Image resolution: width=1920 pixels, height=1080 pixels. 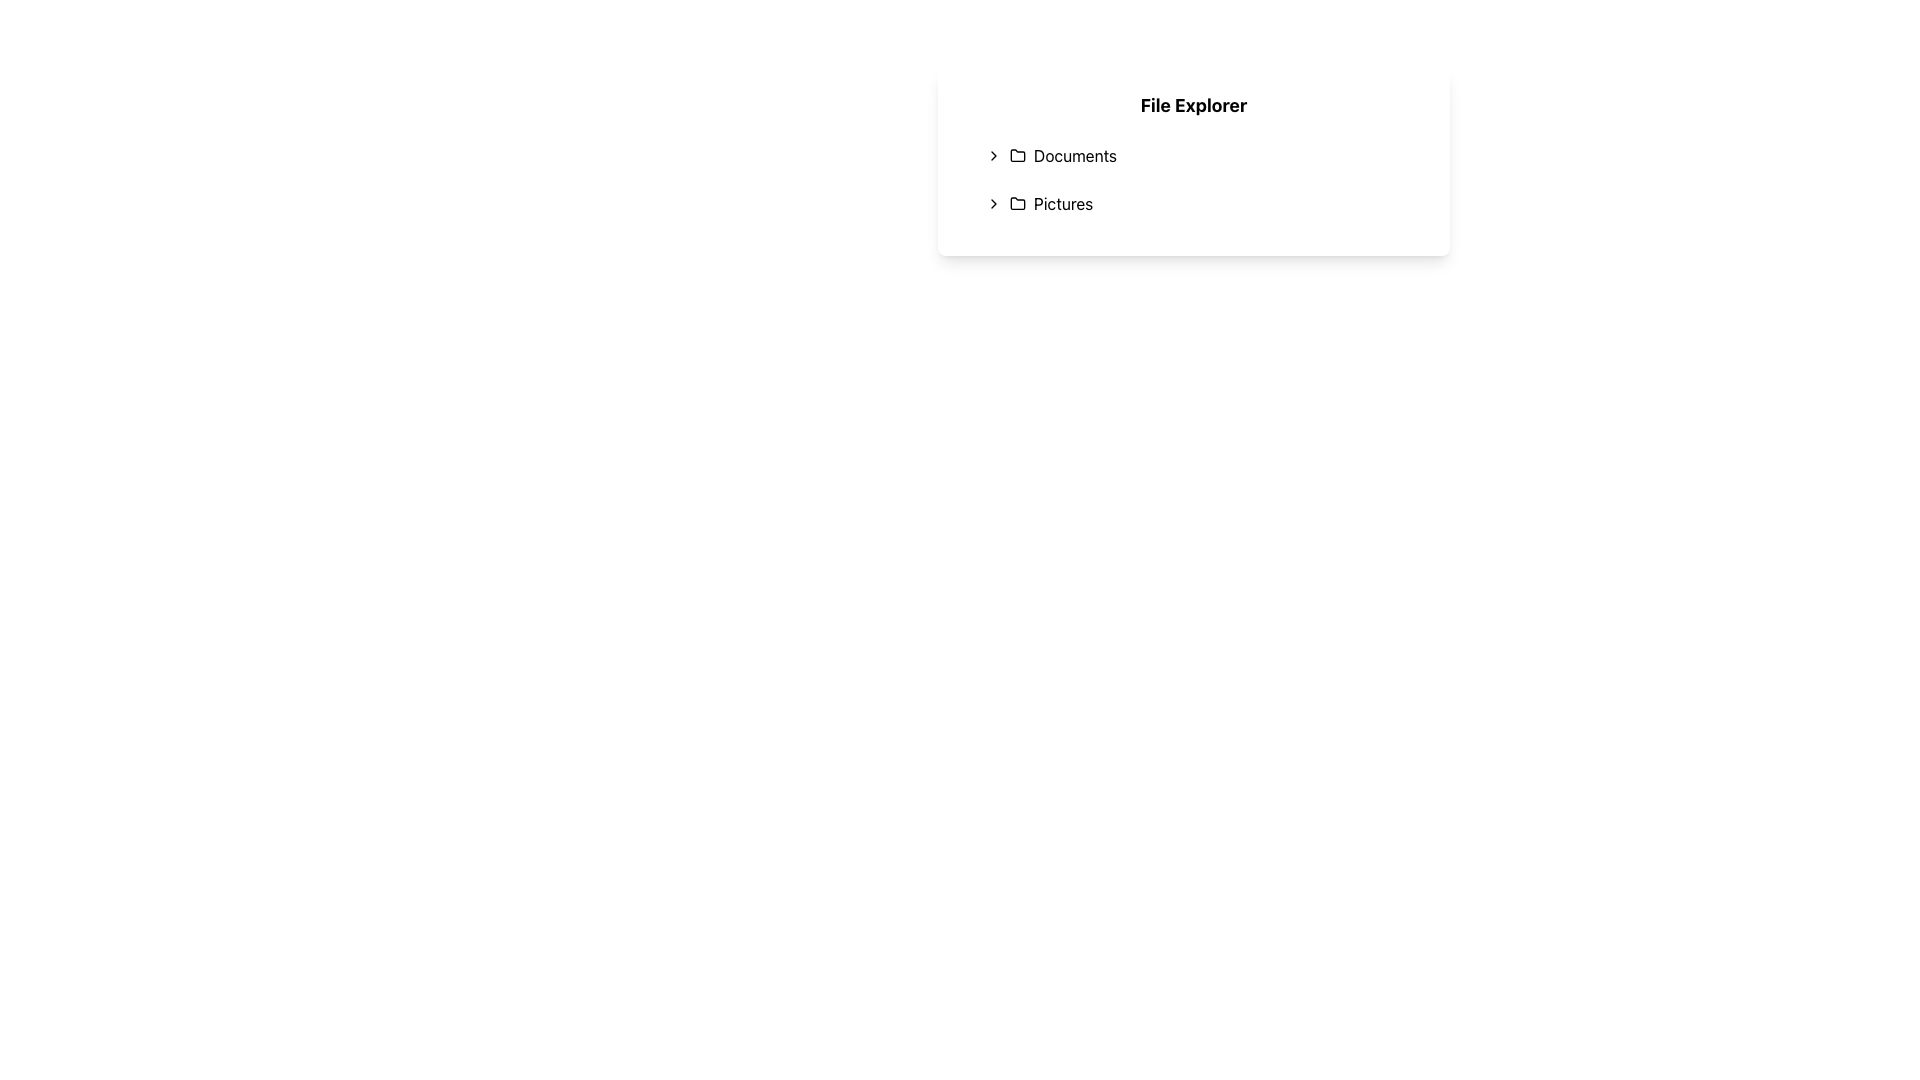 What do you see at coordinates (993, 154) in the screenshot?
I see `the Chevron icon button located in the 'Documents' entry` at bounding box center [993, 154].